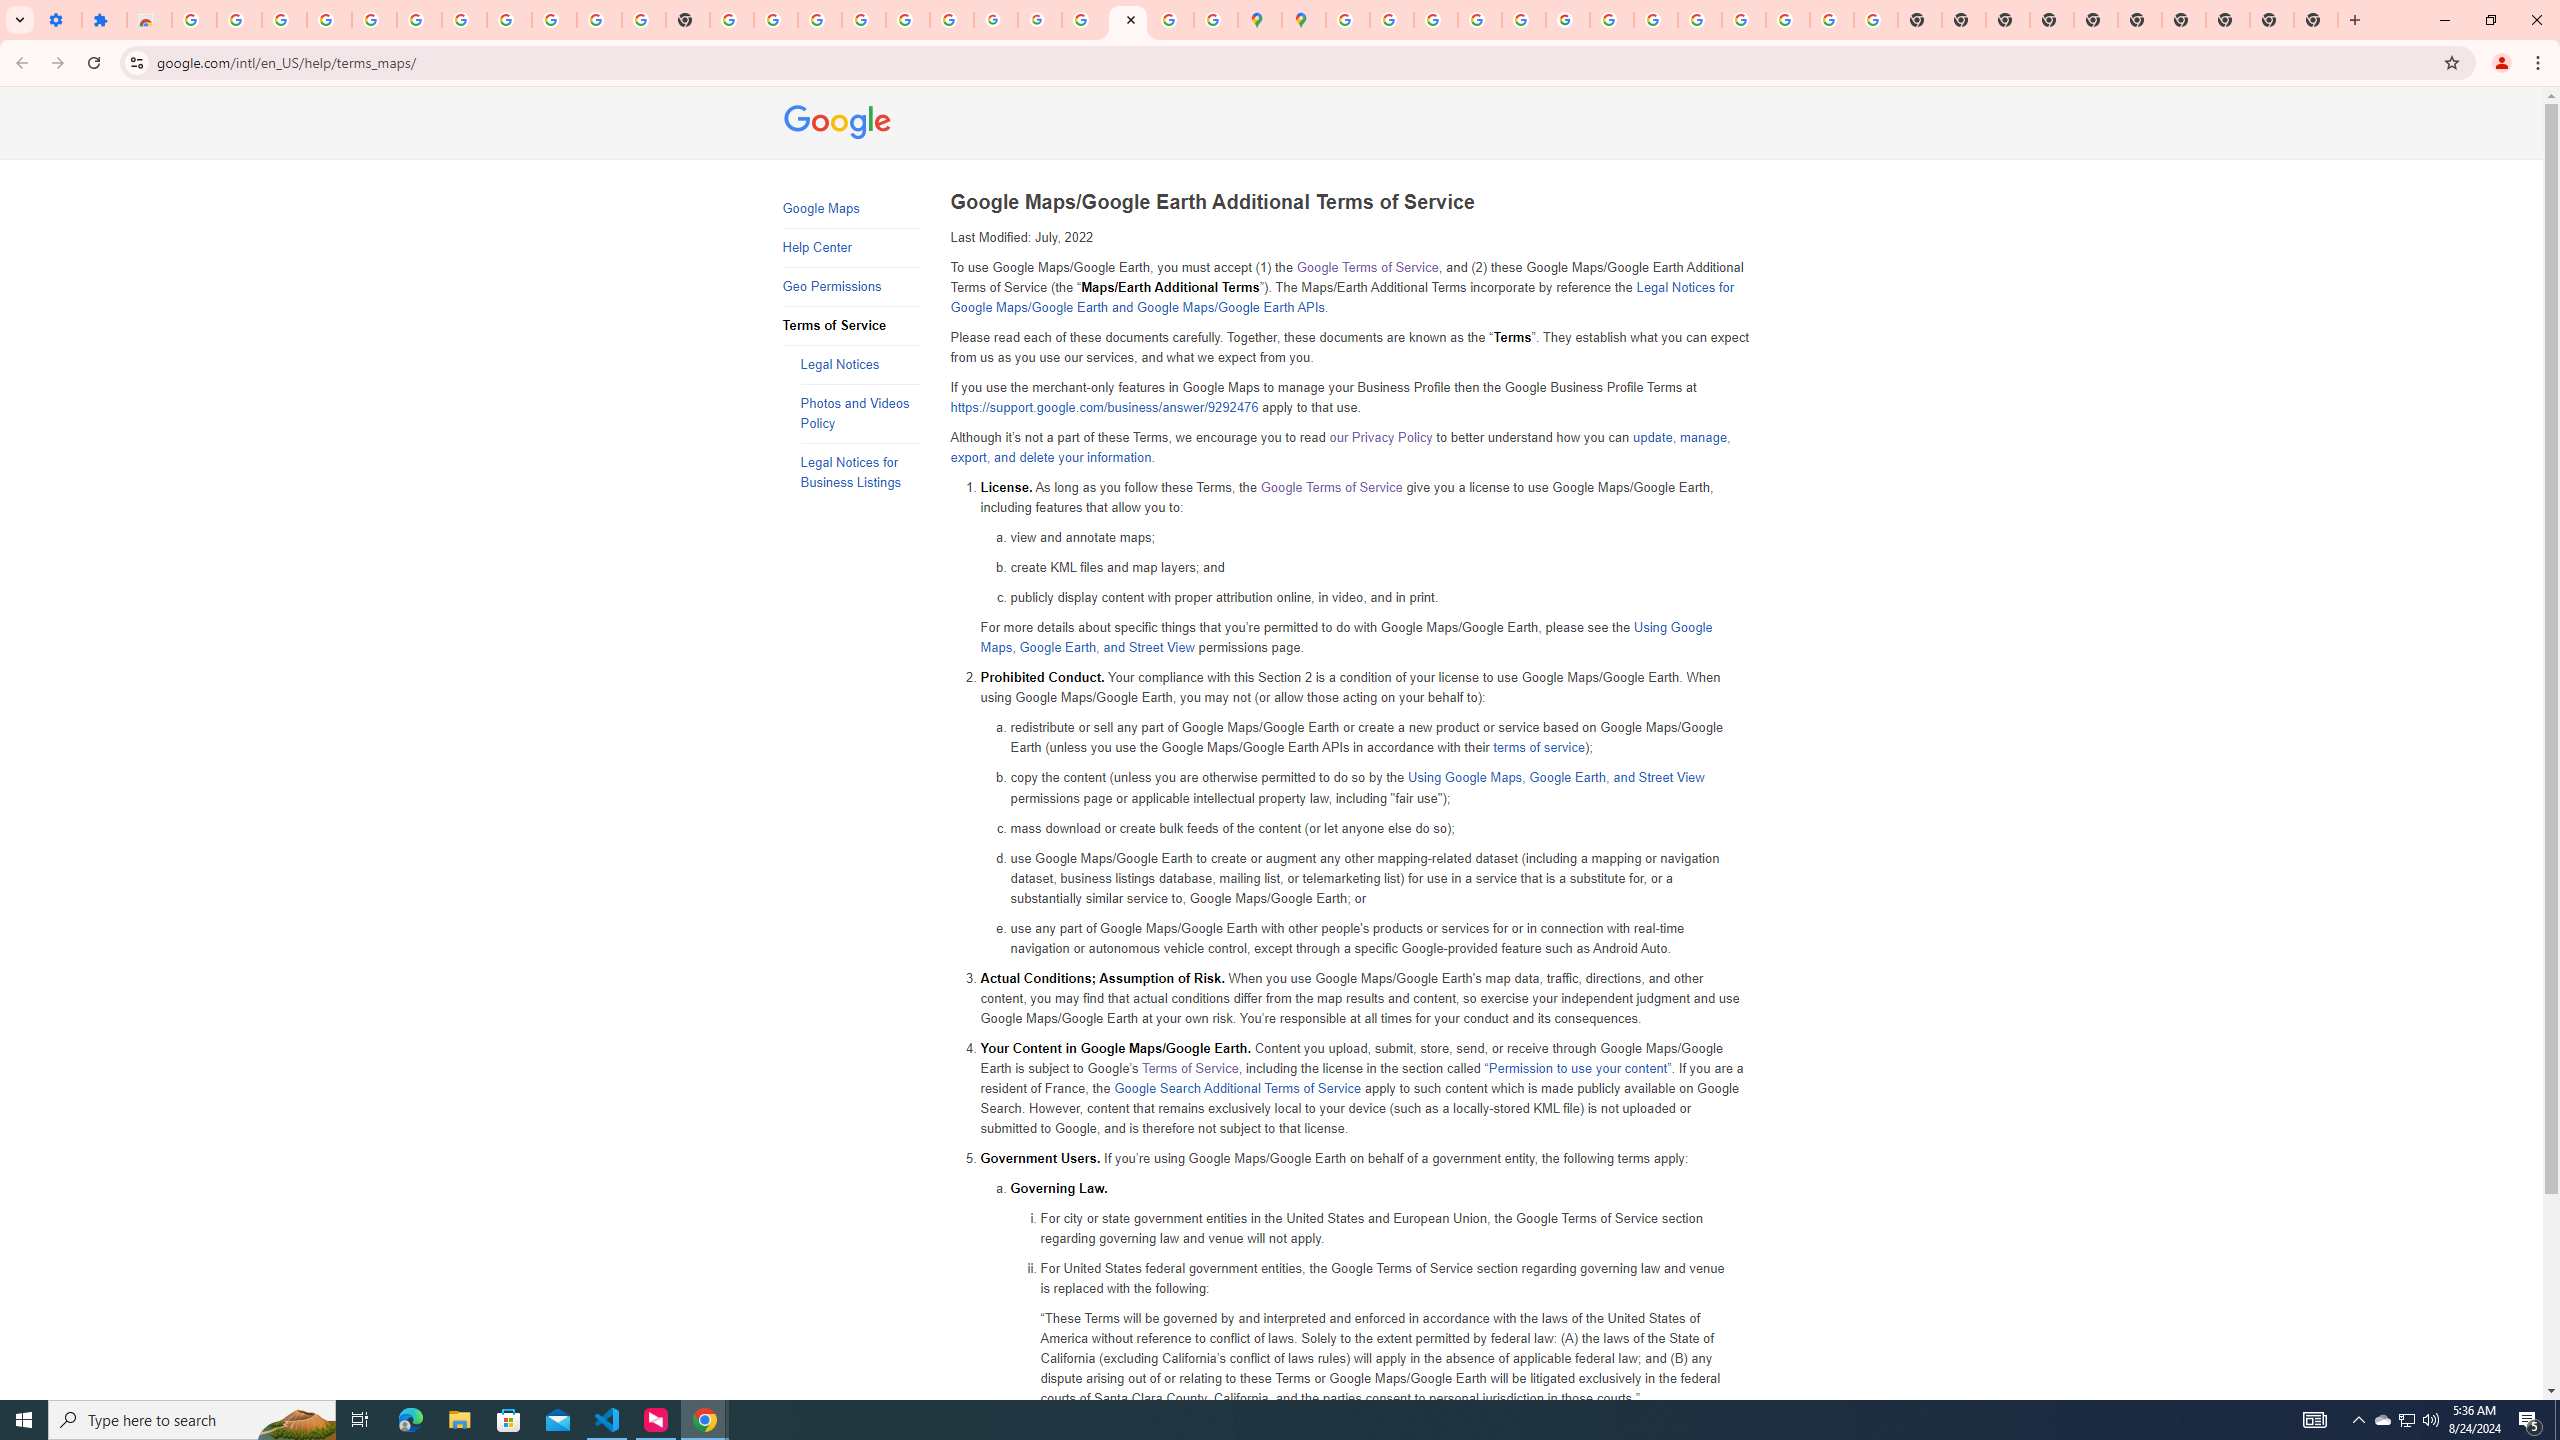 This screenshot has height=1440, width=2560. I want to click on 'New Tab', so click(2315, 19).